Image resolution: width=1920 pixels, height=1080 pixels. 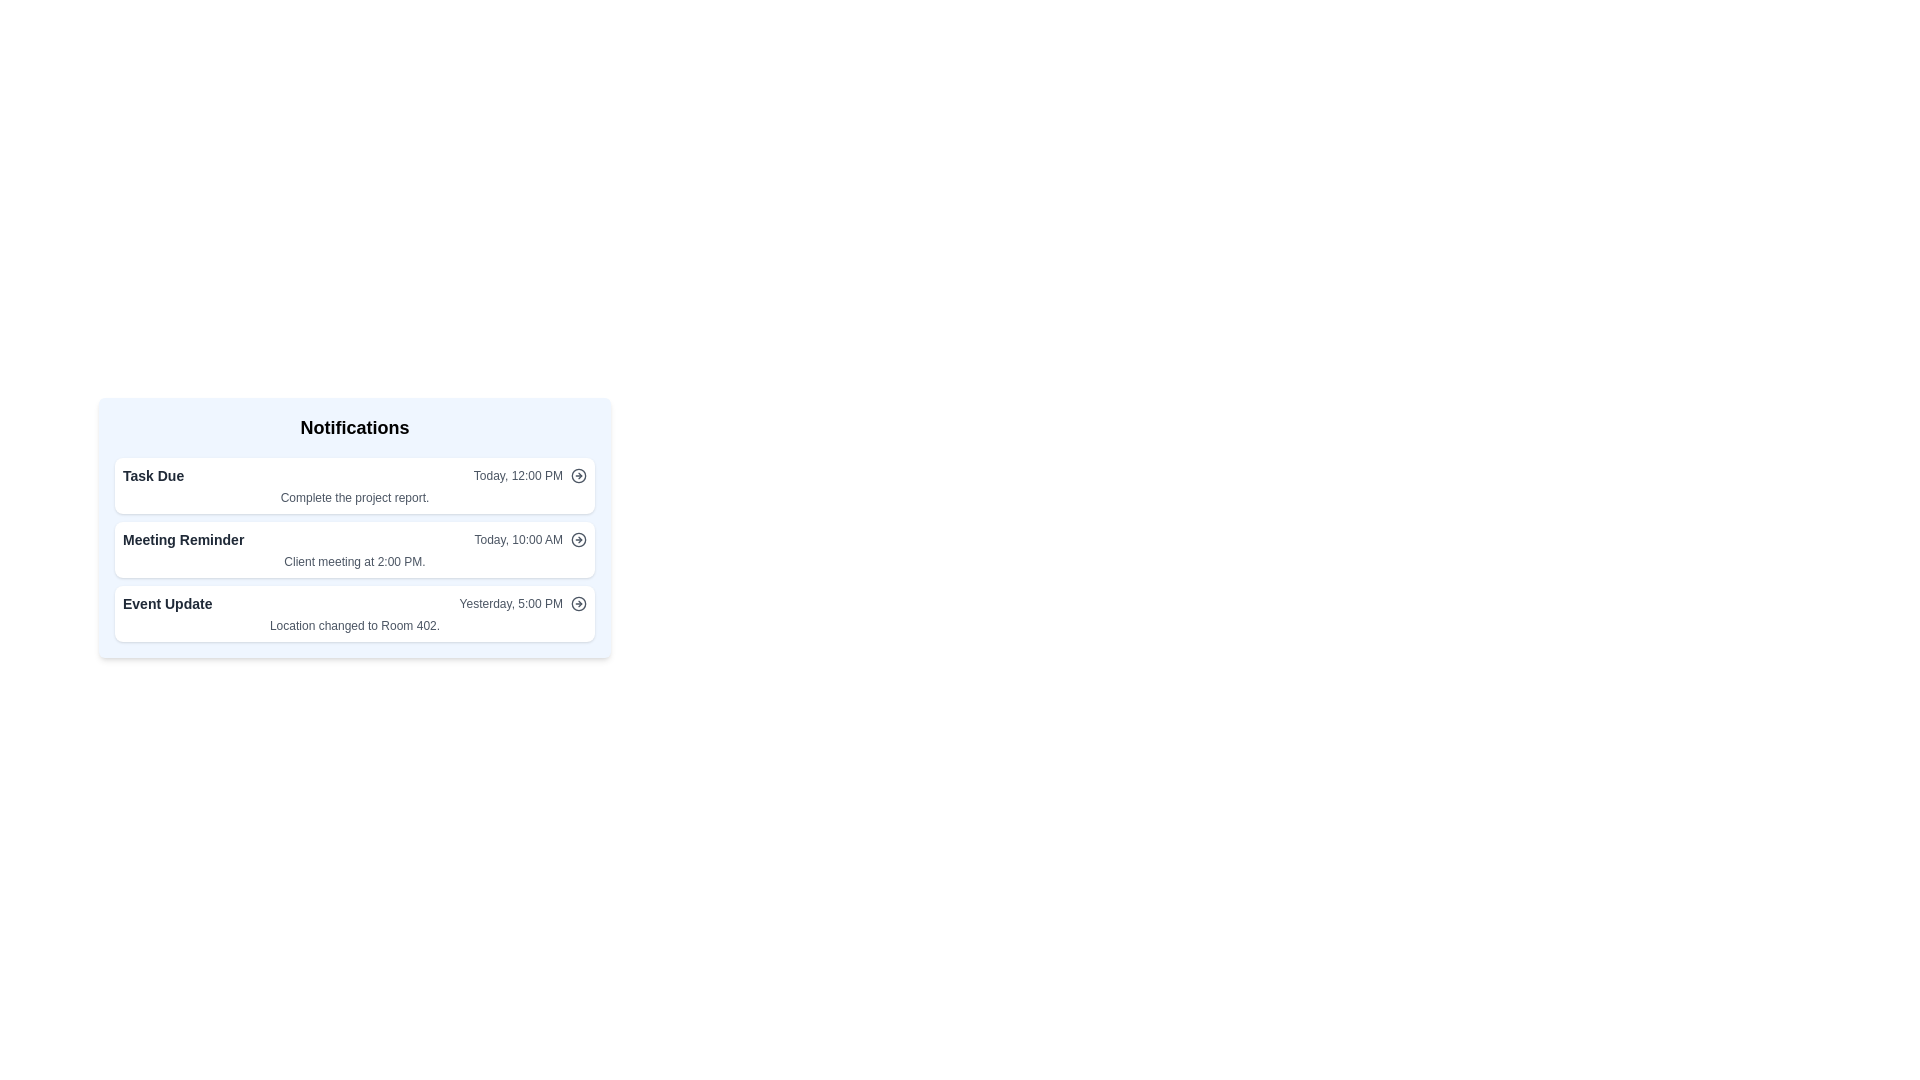 What do you see at coordinates (578, 540) in the screenshot?
I see `the circular outline element that is part of the notification list item, positioned to the right of the text content` at bounding box center [578, 540].